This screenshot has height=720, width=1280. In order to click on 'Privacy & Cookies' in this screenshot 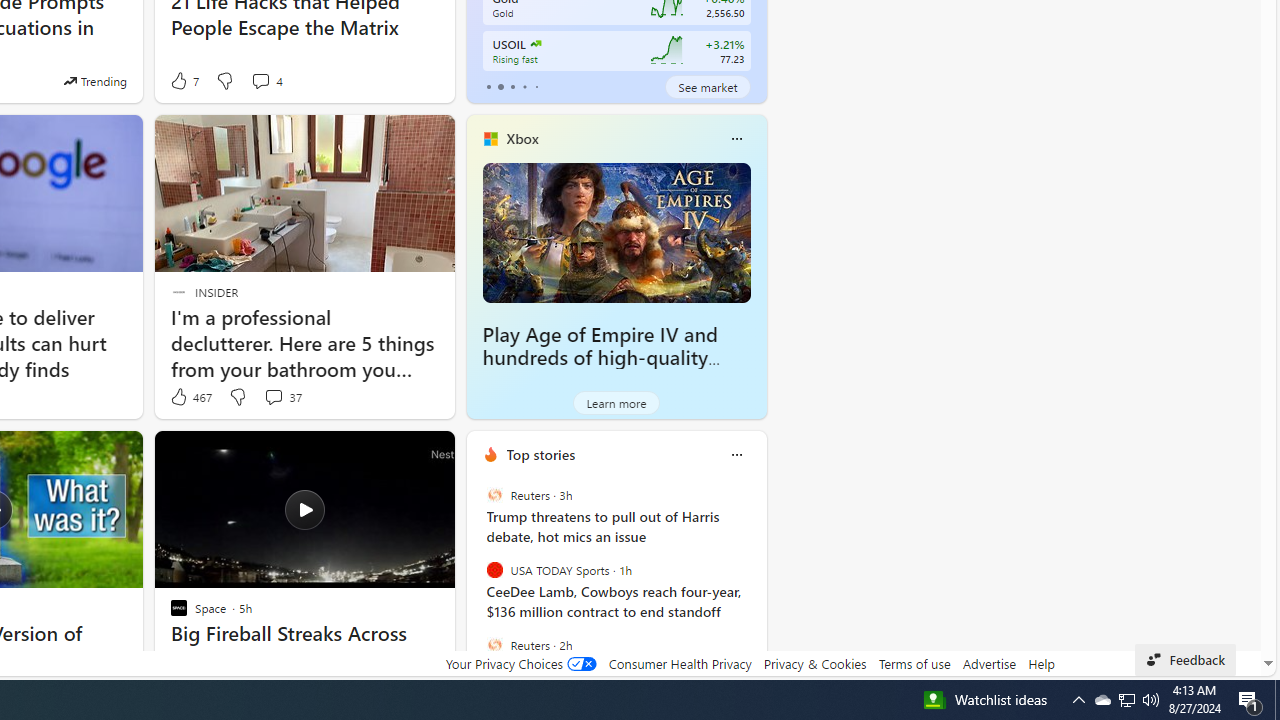, I will do `click(814, 663)`.